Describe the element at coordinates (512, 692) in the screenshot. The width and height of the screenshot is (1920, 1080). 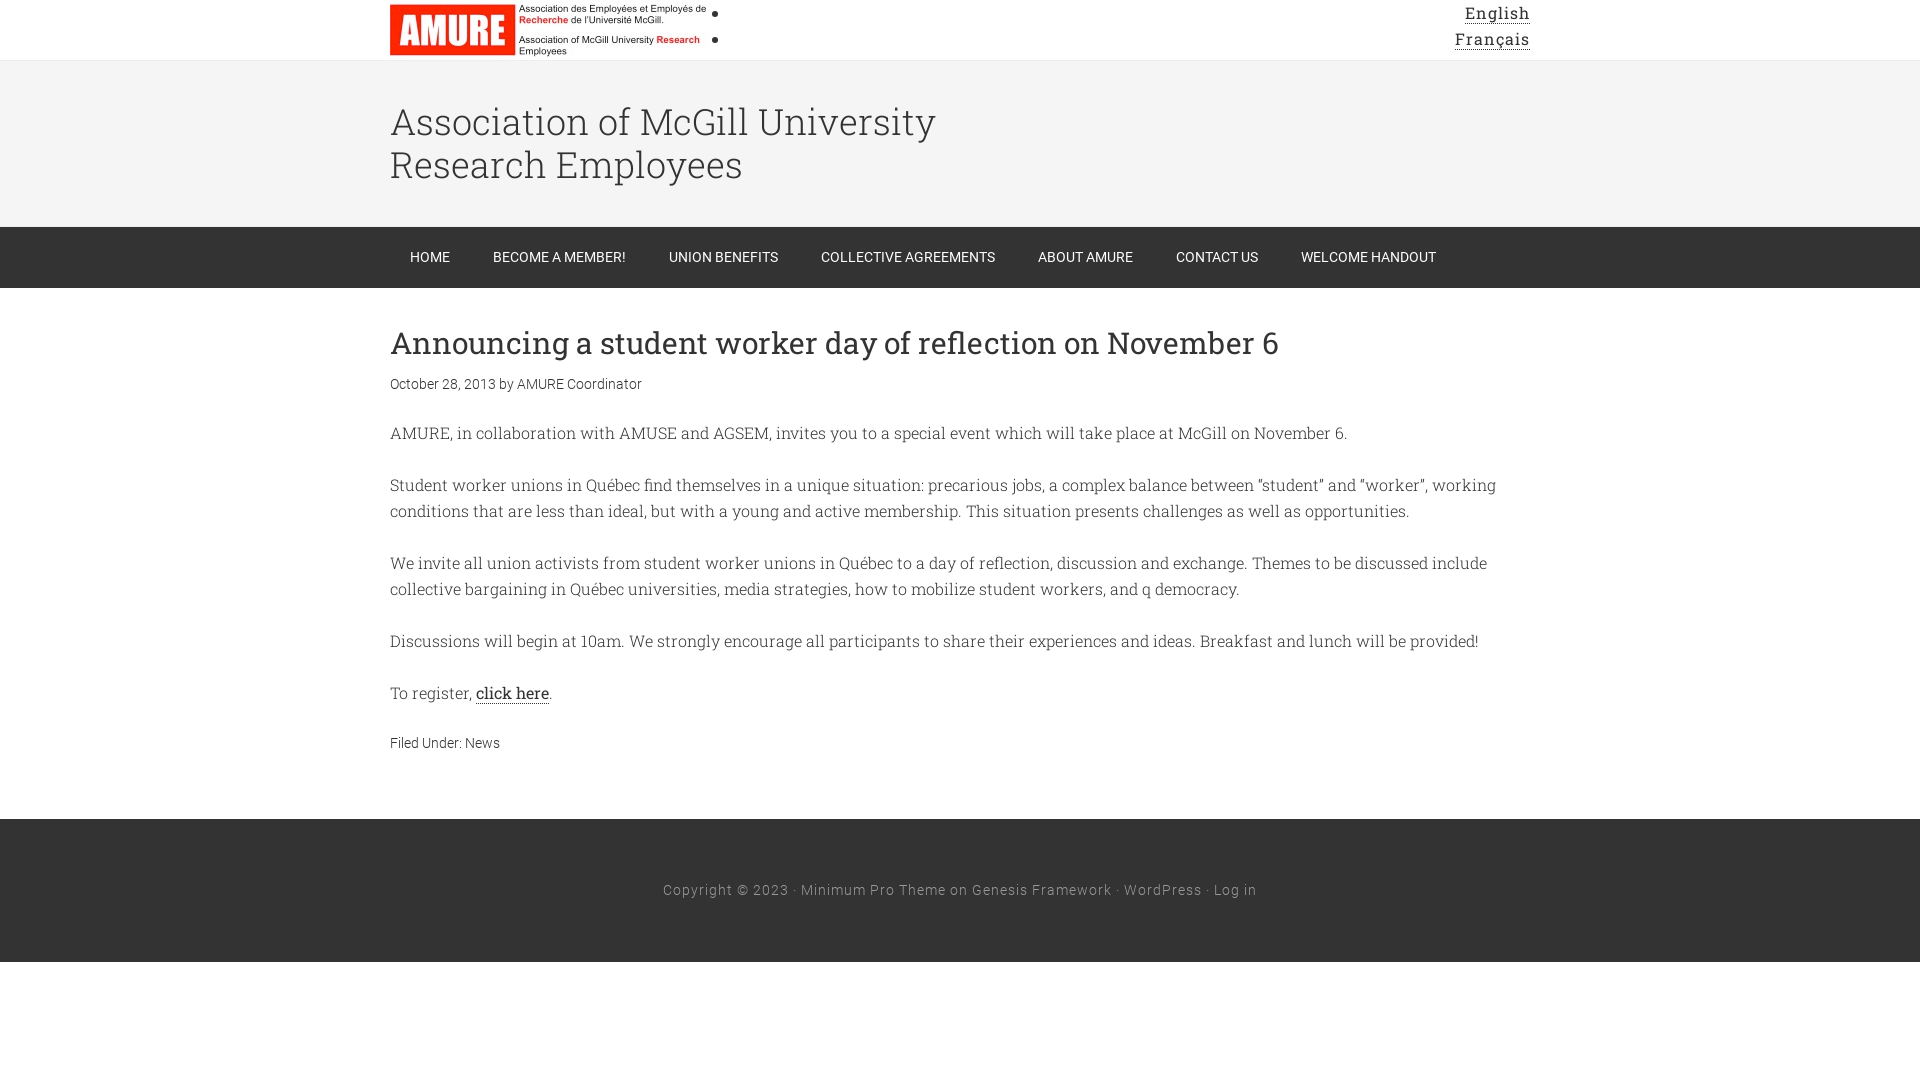
I see `'click here'` at that location.